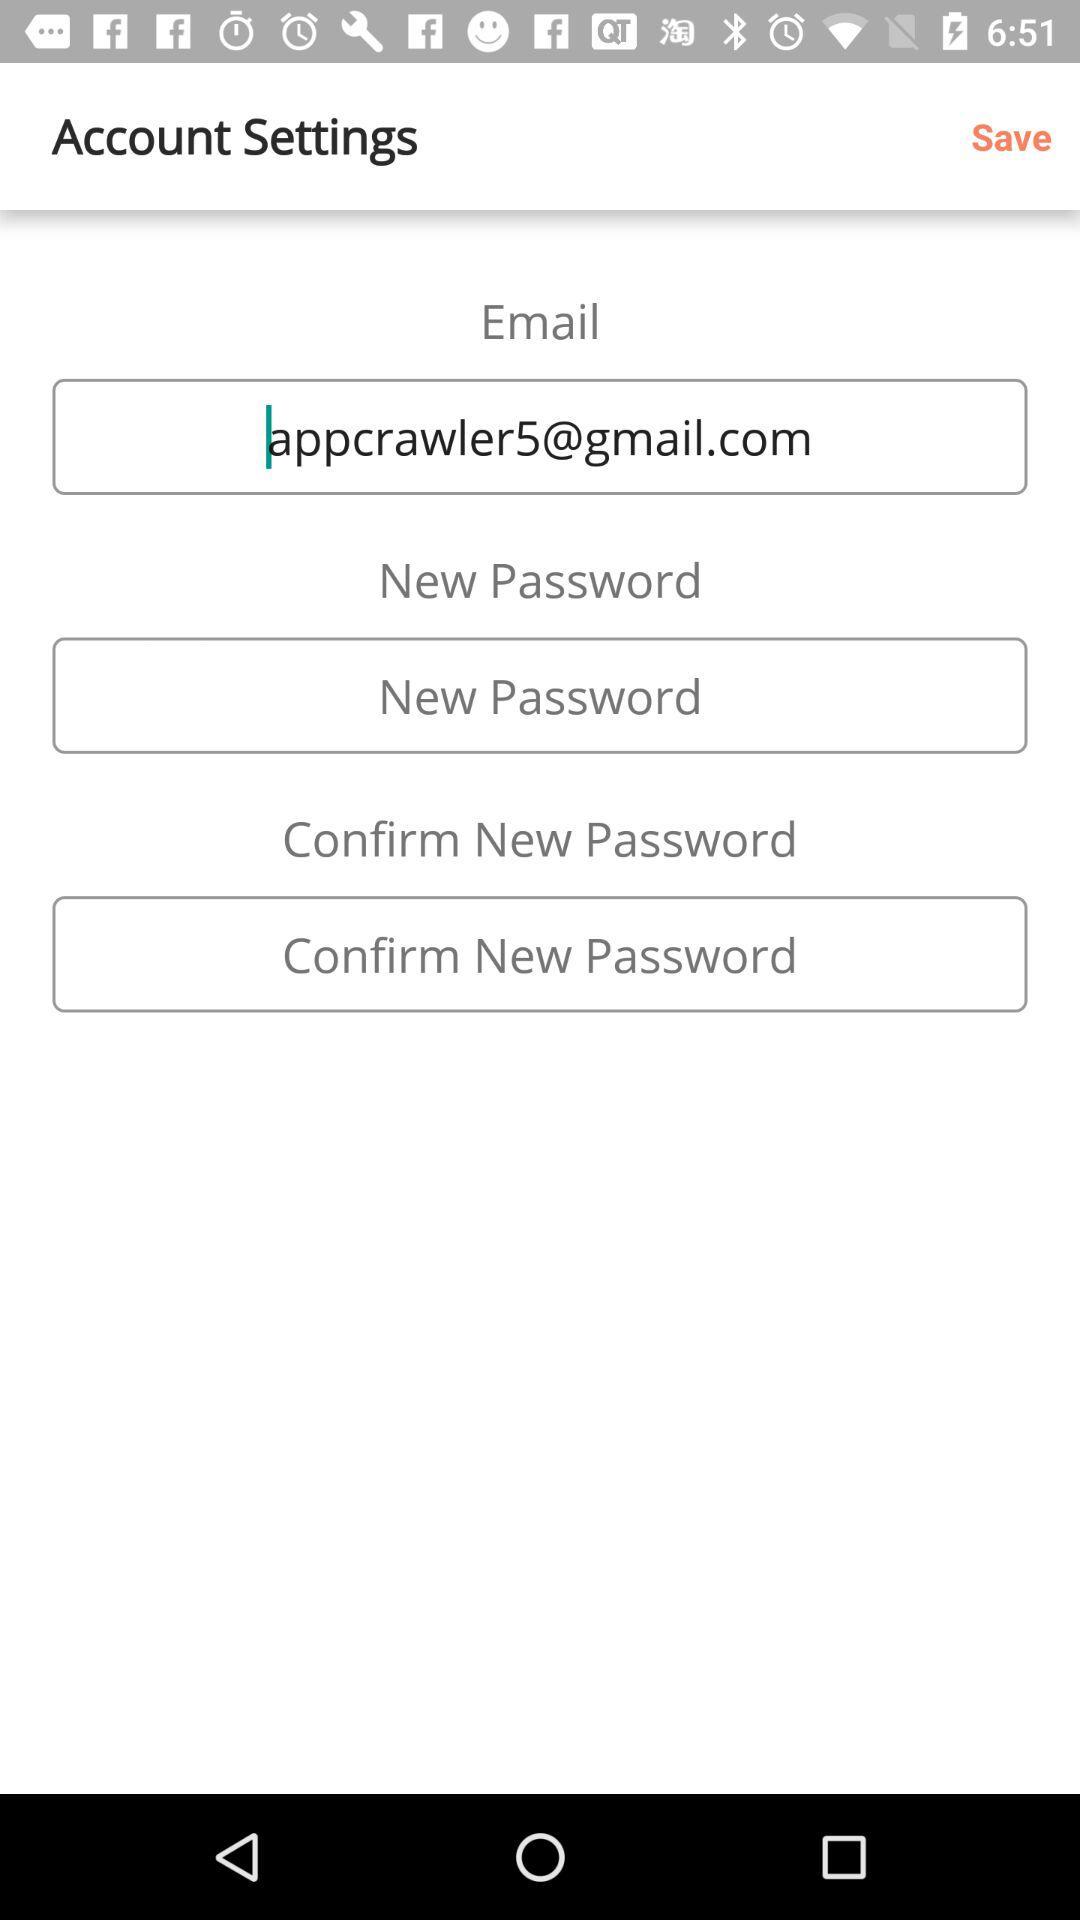 The height and width of the screenshot is (1920, 1080). Describe the element at coordinates (540, 695) in the screenshot. I see `new password` at that location.